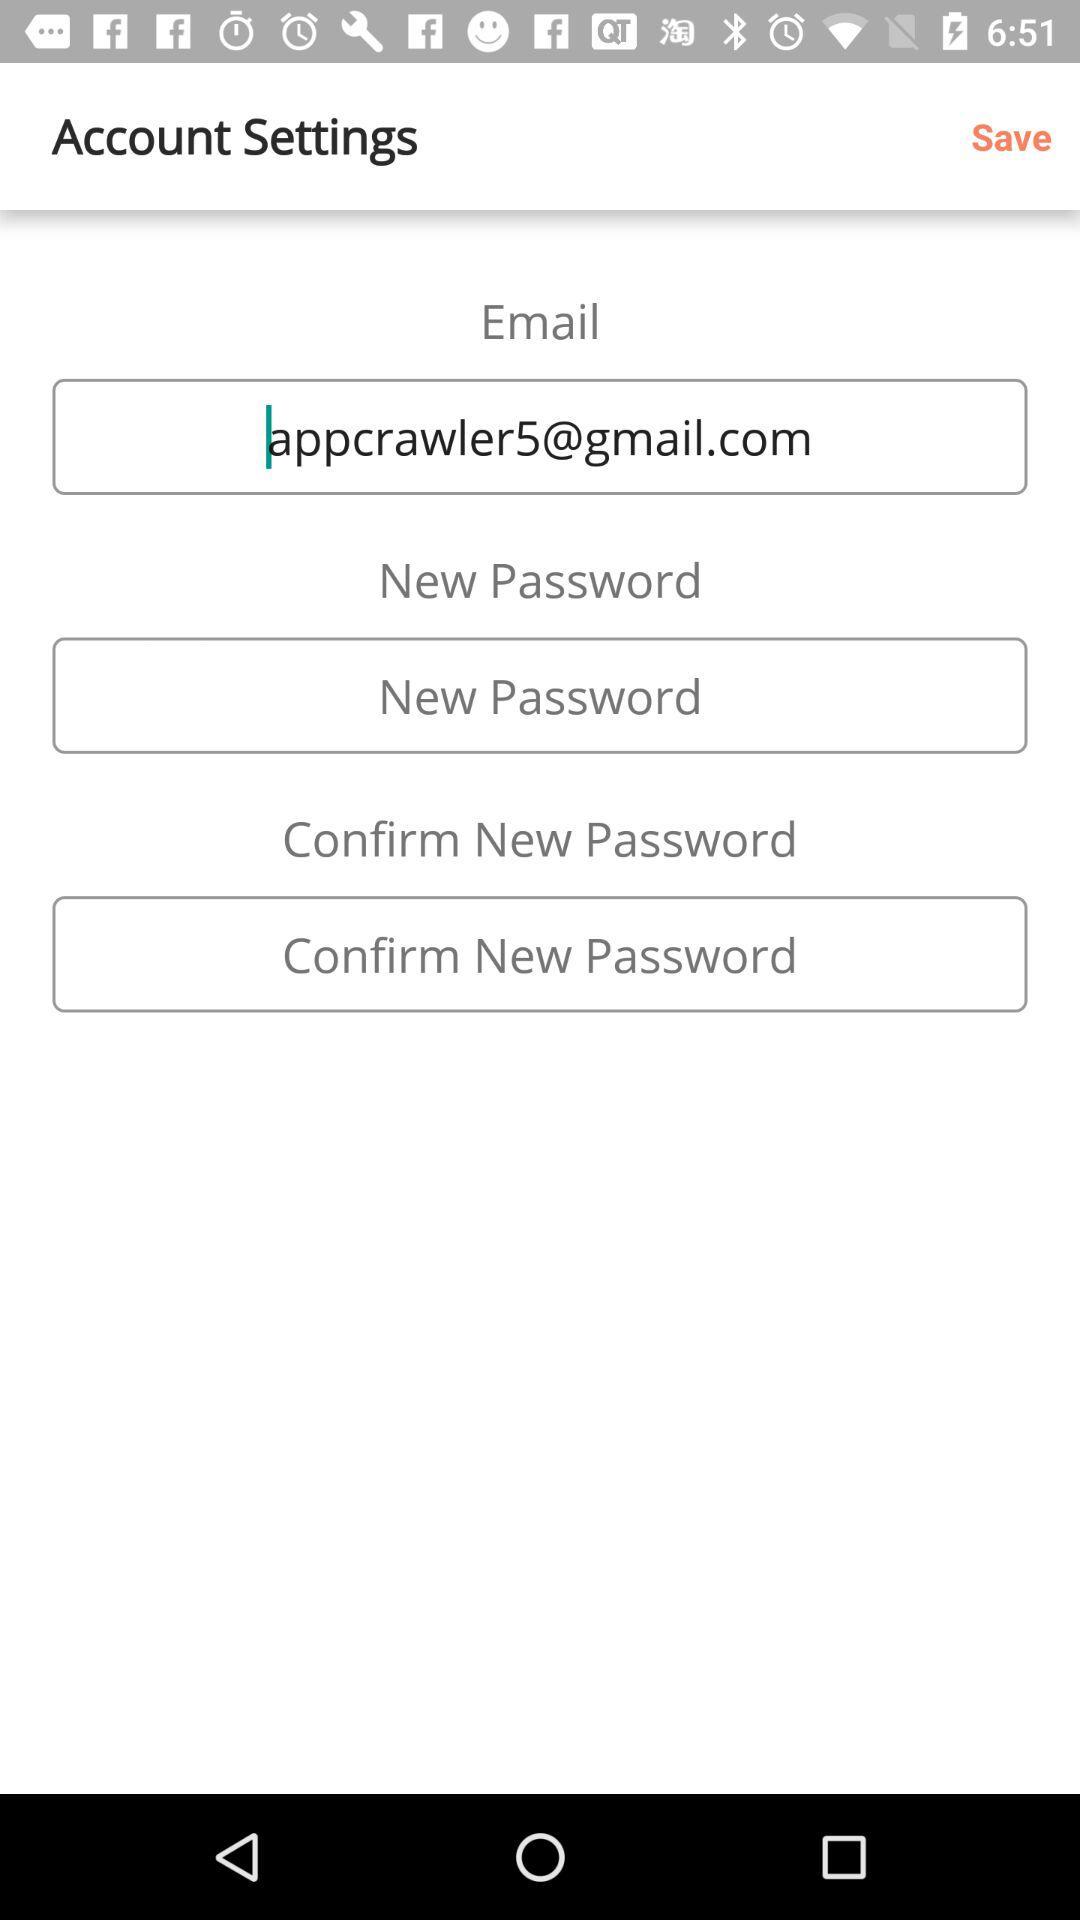 The height and width of the screenshot is (1920, 1080). Describe the element at coordinates (540, 695) in the screenshot. I see `new password` at that location.